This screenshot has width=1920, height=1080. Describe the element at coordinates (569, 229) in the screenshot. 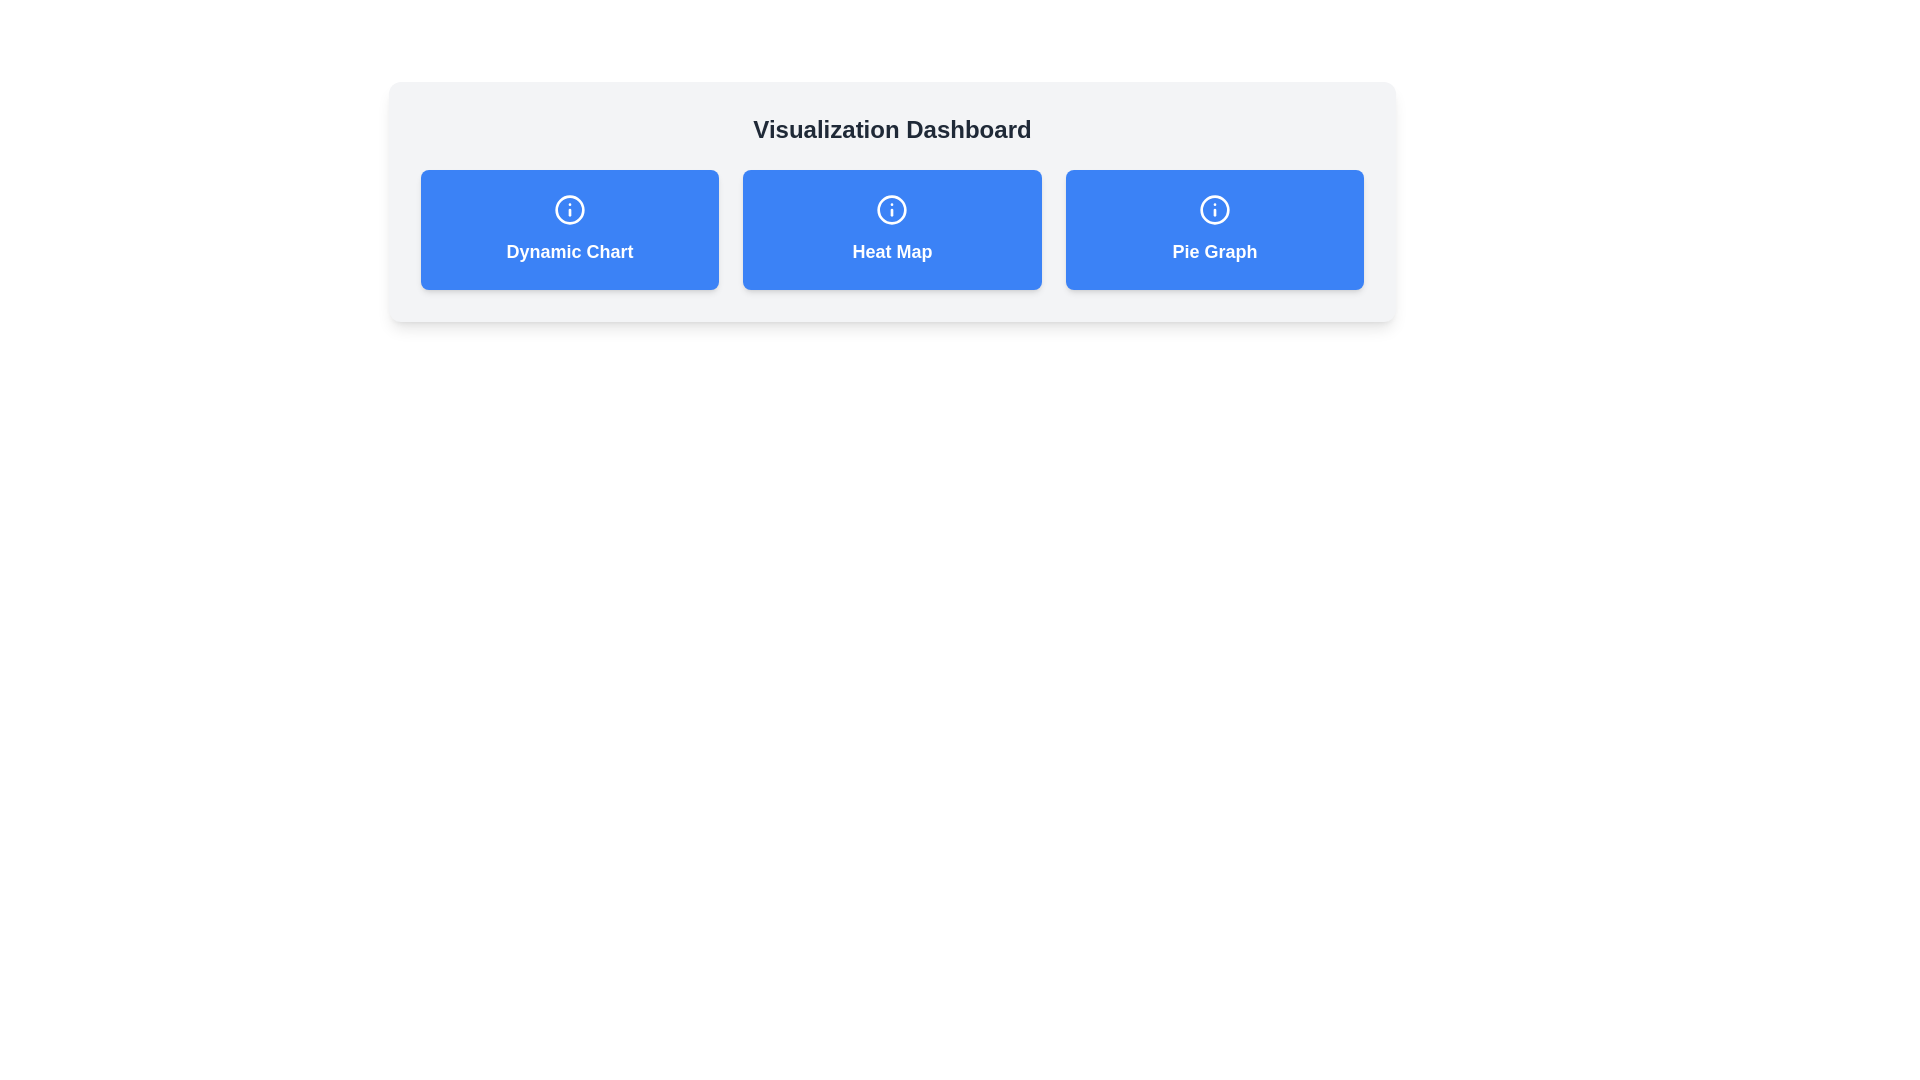

I see `the first button in the horizontal grid, which serves as a navigation trigger to a dynamic chart-related page` at that location.